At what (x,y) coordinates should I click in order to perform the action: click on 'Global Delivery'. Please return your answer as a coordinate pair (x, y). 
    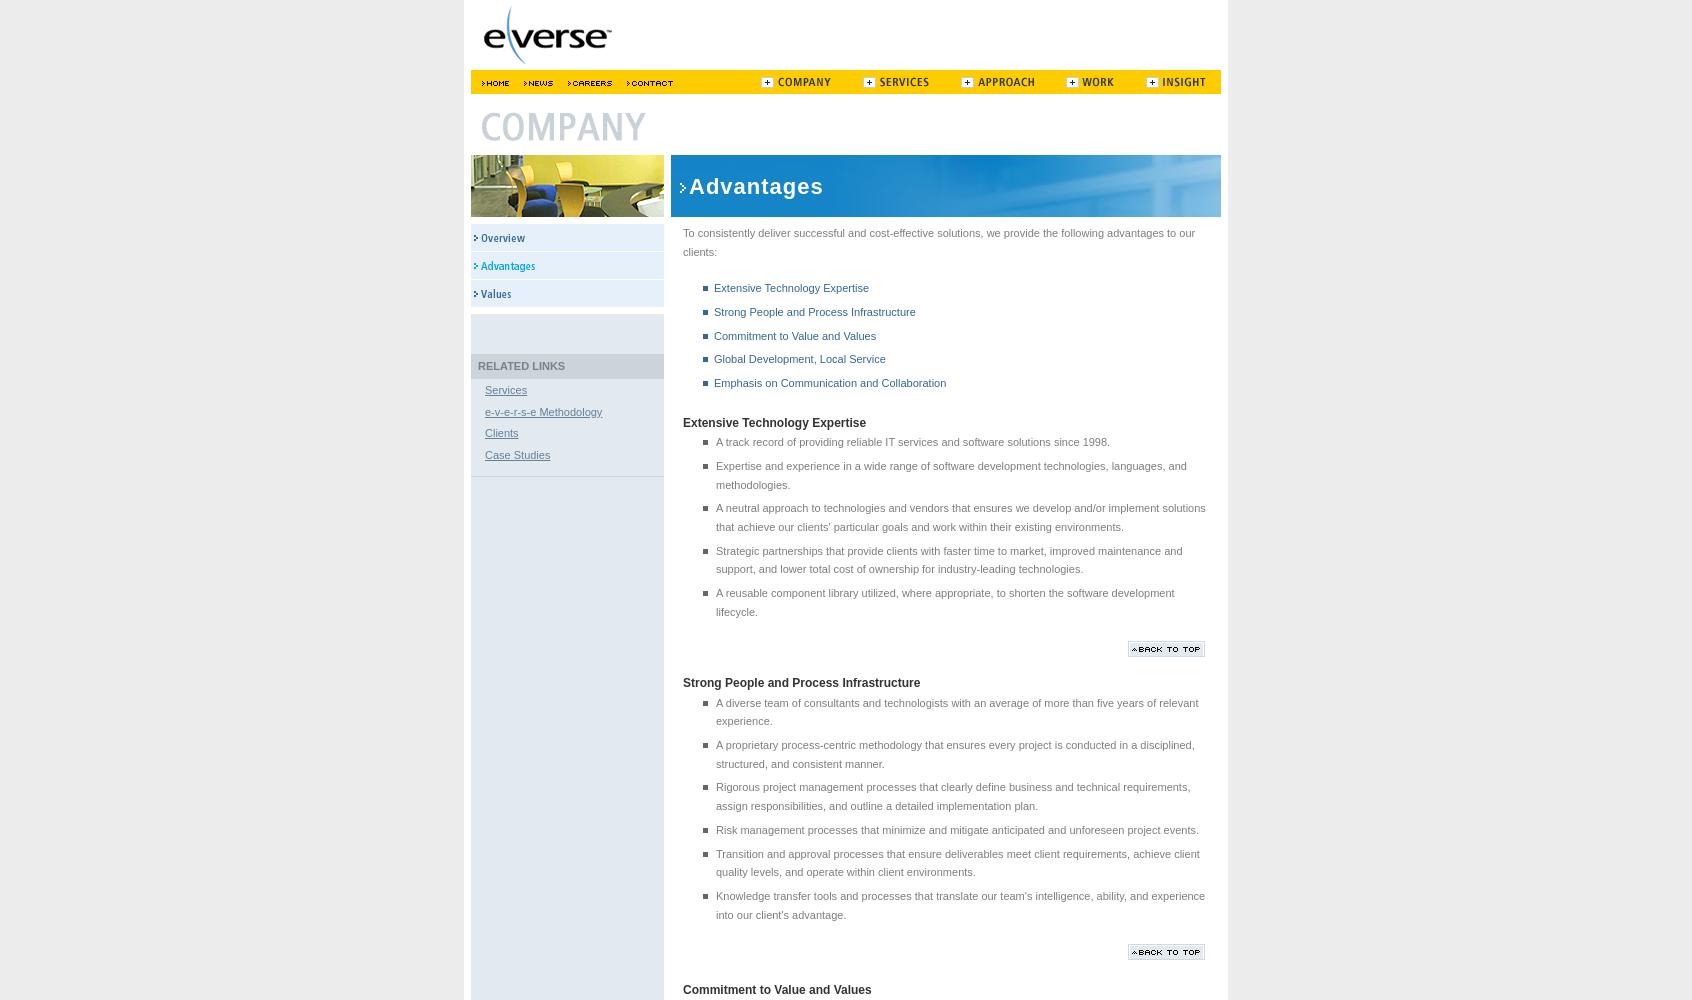
    Looking at the image, I should click on (495, 138).